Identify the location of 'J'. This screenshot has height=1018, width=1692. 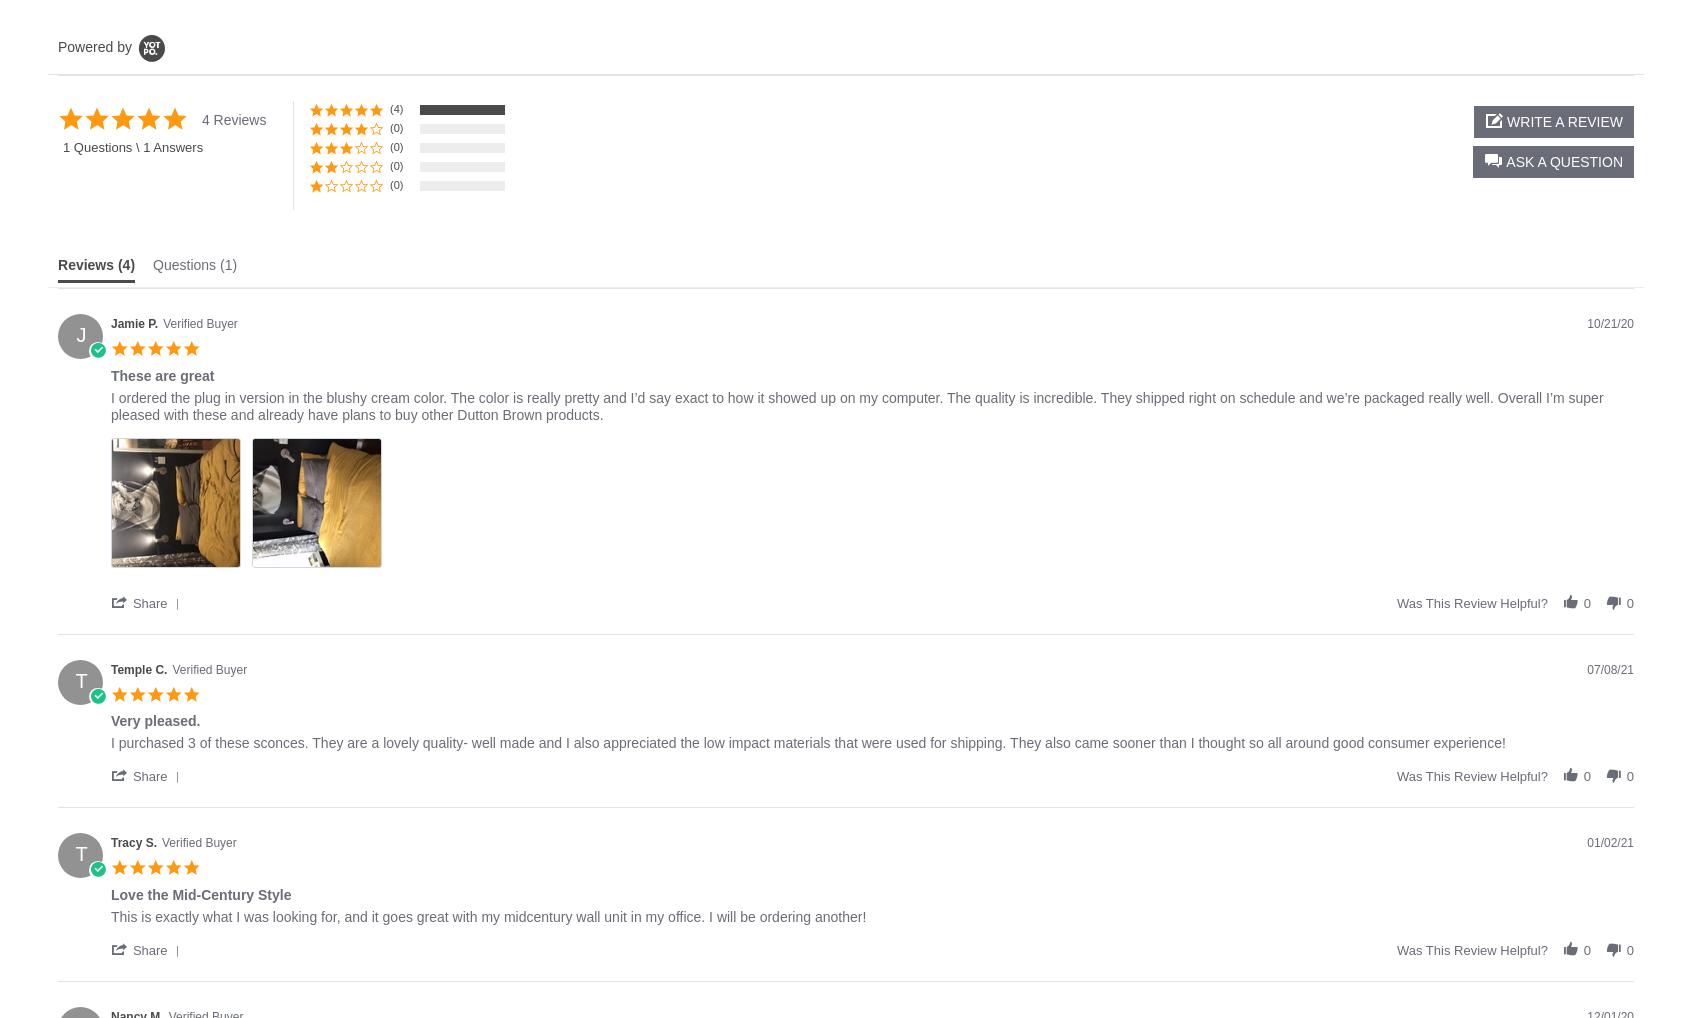
(81, 334).